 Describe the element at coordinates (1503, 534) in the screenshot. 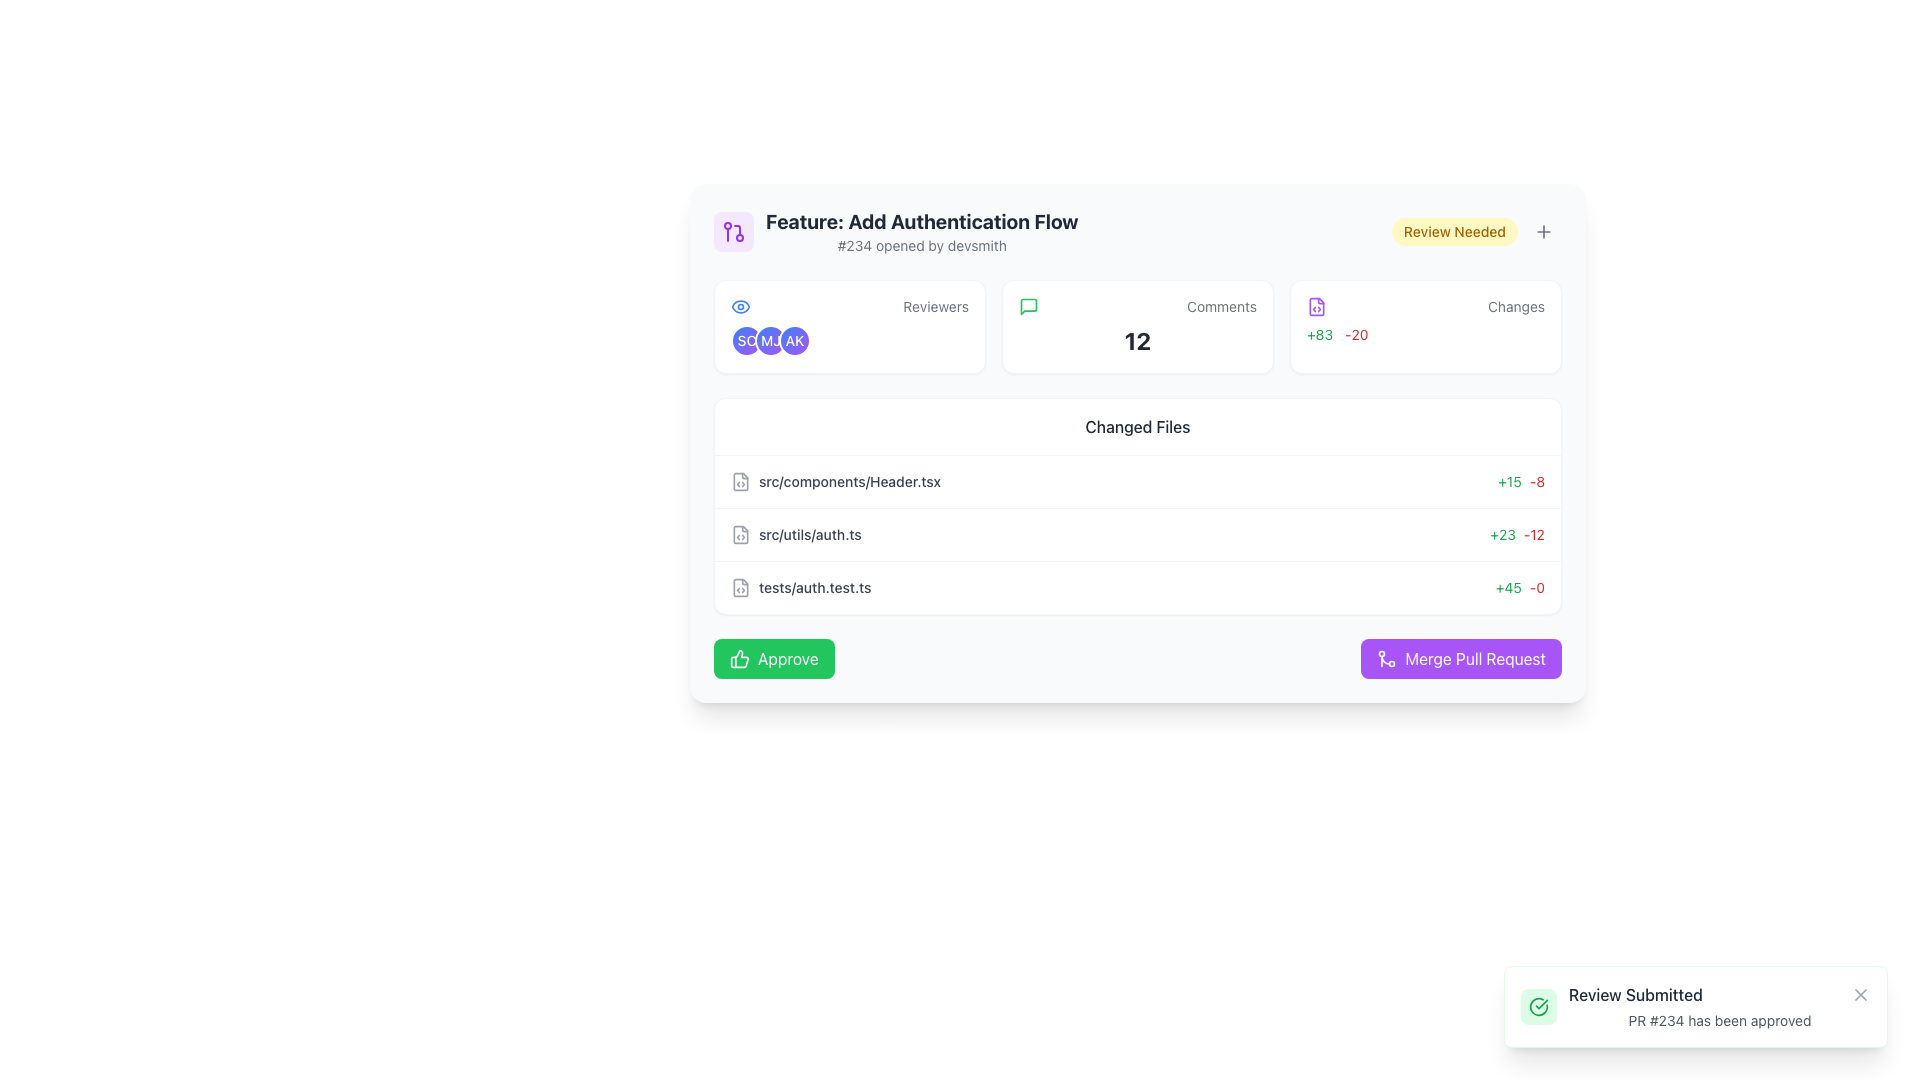

I see `the green-colored text displaying '+23', styled with a 'text-green-600' class, located in the 'Changes' column of the 'Changed Files' section` at that location.